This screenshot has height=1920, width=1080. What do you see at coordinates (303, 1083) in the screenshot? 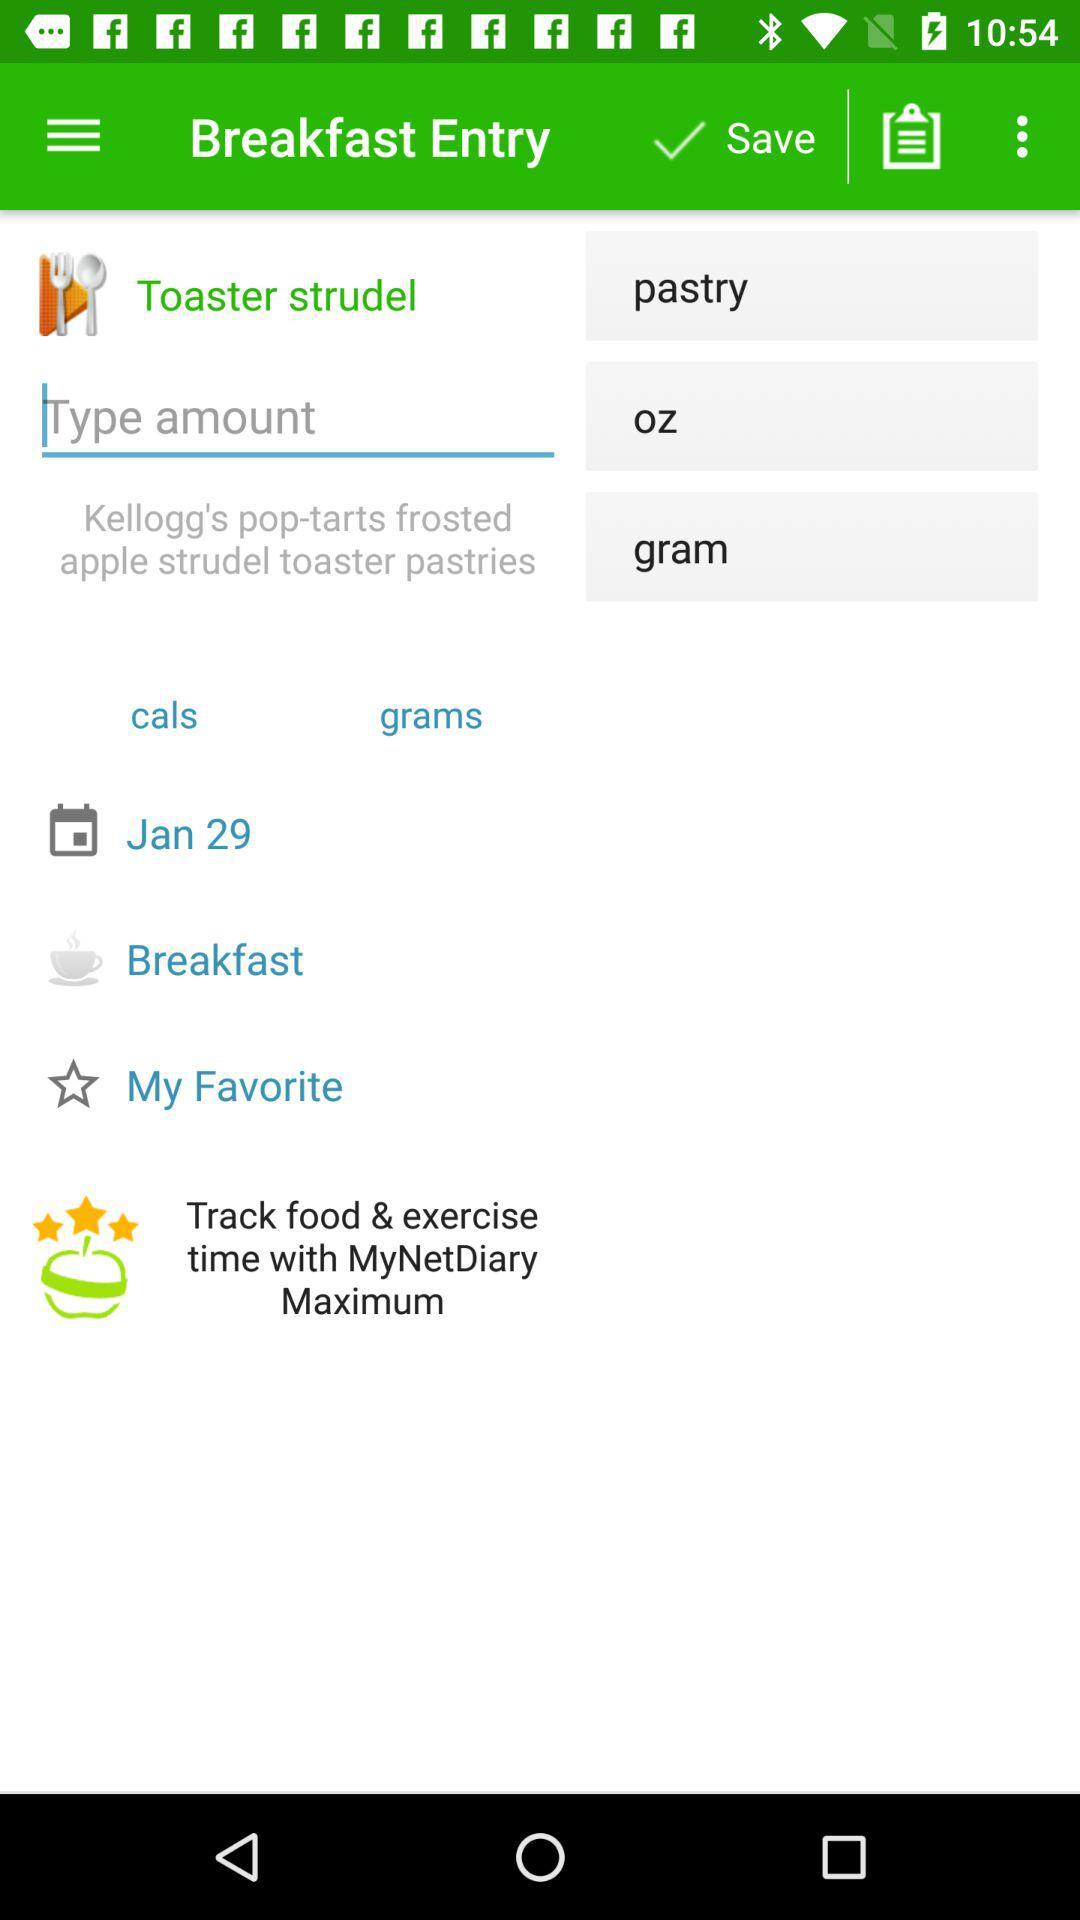
I see `icon below breakfast icon` at bounding box center [303, 1083].